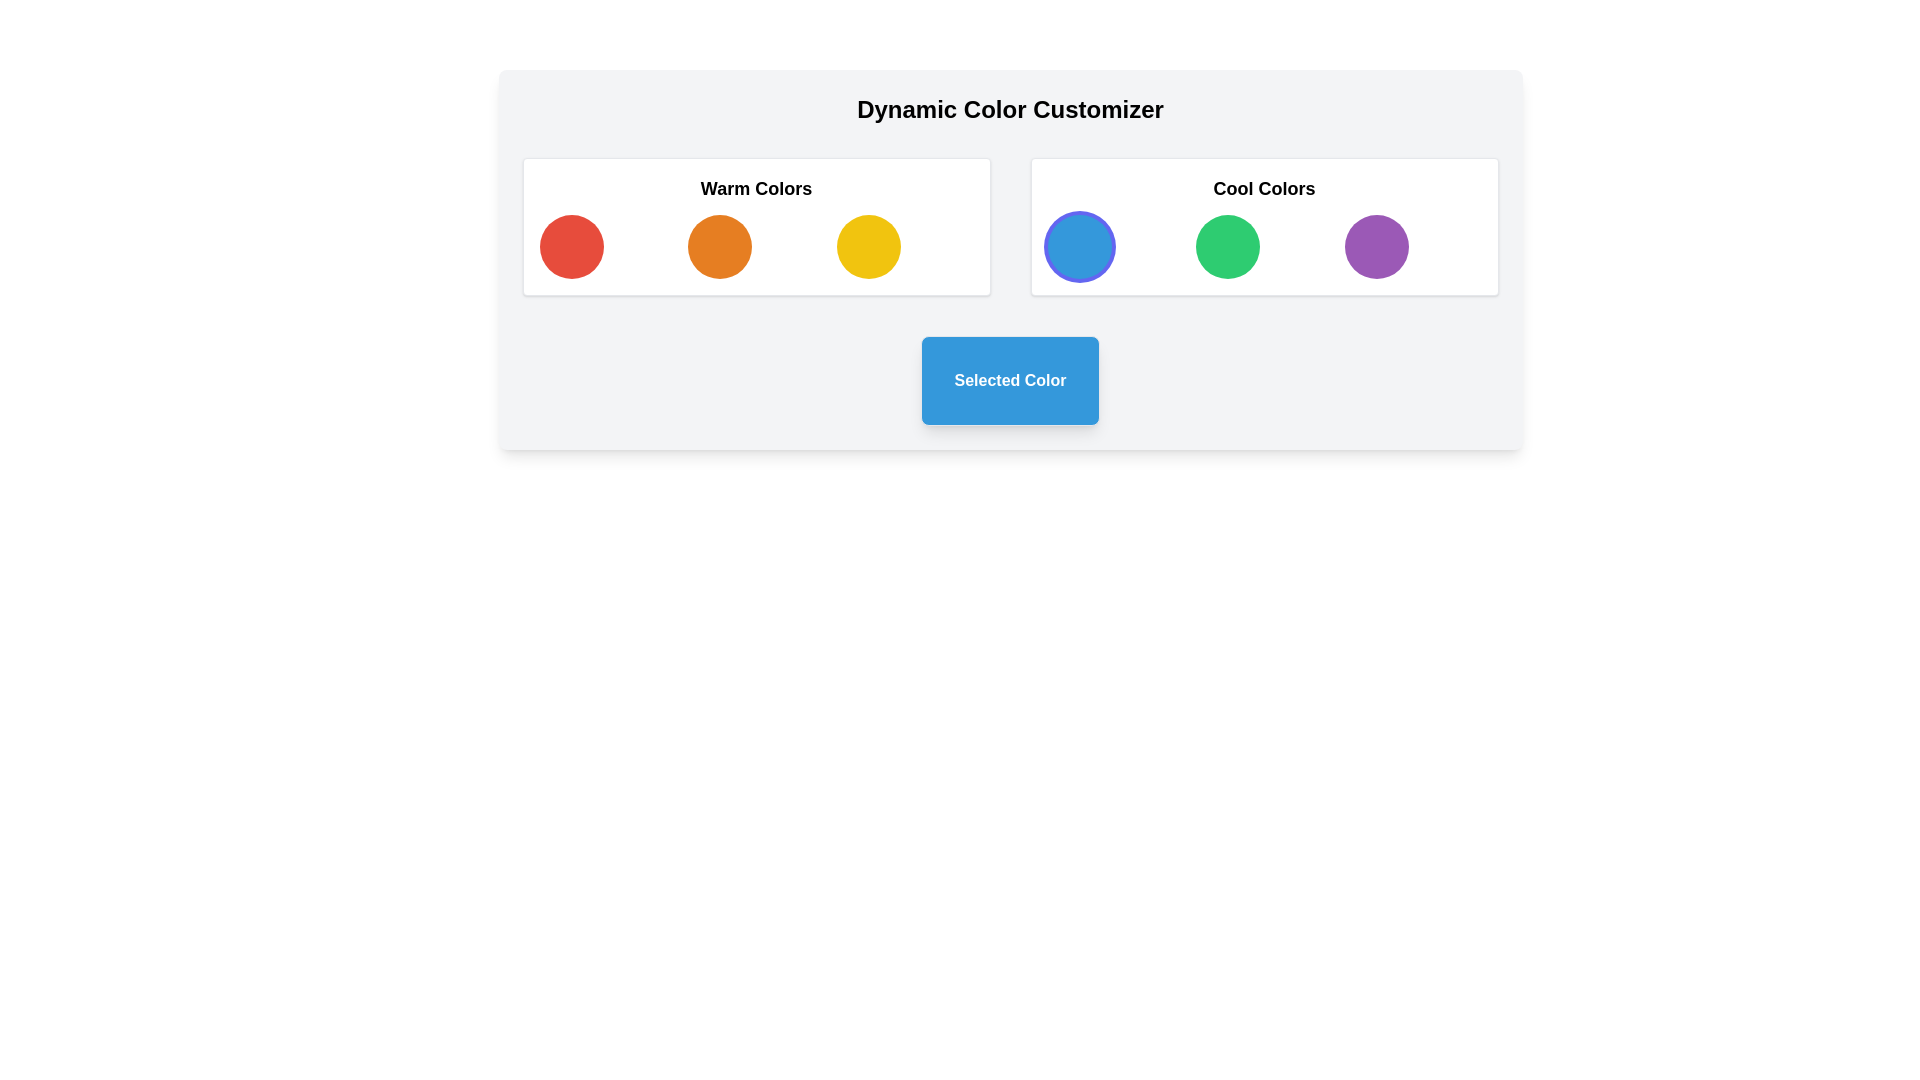 Image resolution: width=1920 pixels, height=1080 pixels. What do you see at coordinates (1010, 381) in the screenshot?
I see `the Display Box that shows the currently selected color, labeled 'Selected Color', located centrally at the bottom of the interface` at bounding box center [1010, 381].